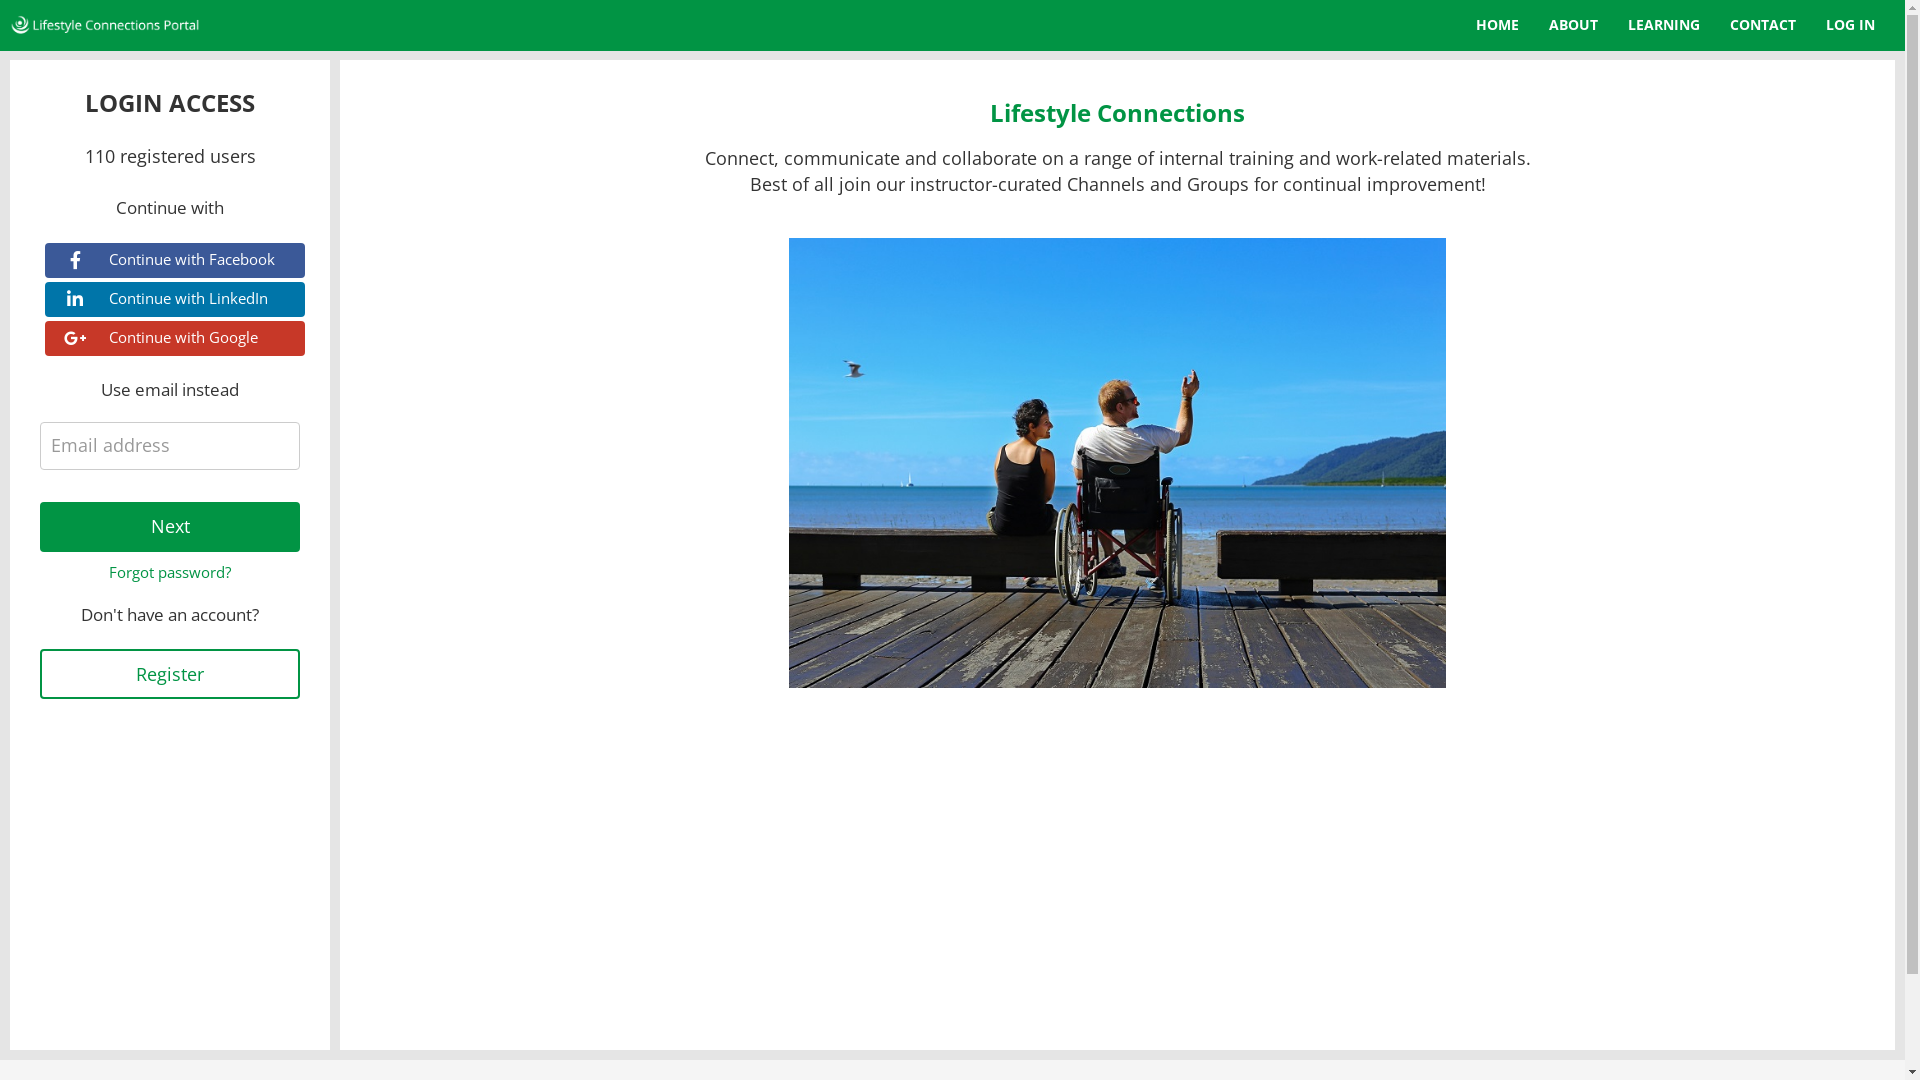 Image resolution: width=1920 pixels, height=1080 pixels. Describe the element at coordinates (174, 259) in the screenshot. I see `'Continue with Facebook'` at that location.